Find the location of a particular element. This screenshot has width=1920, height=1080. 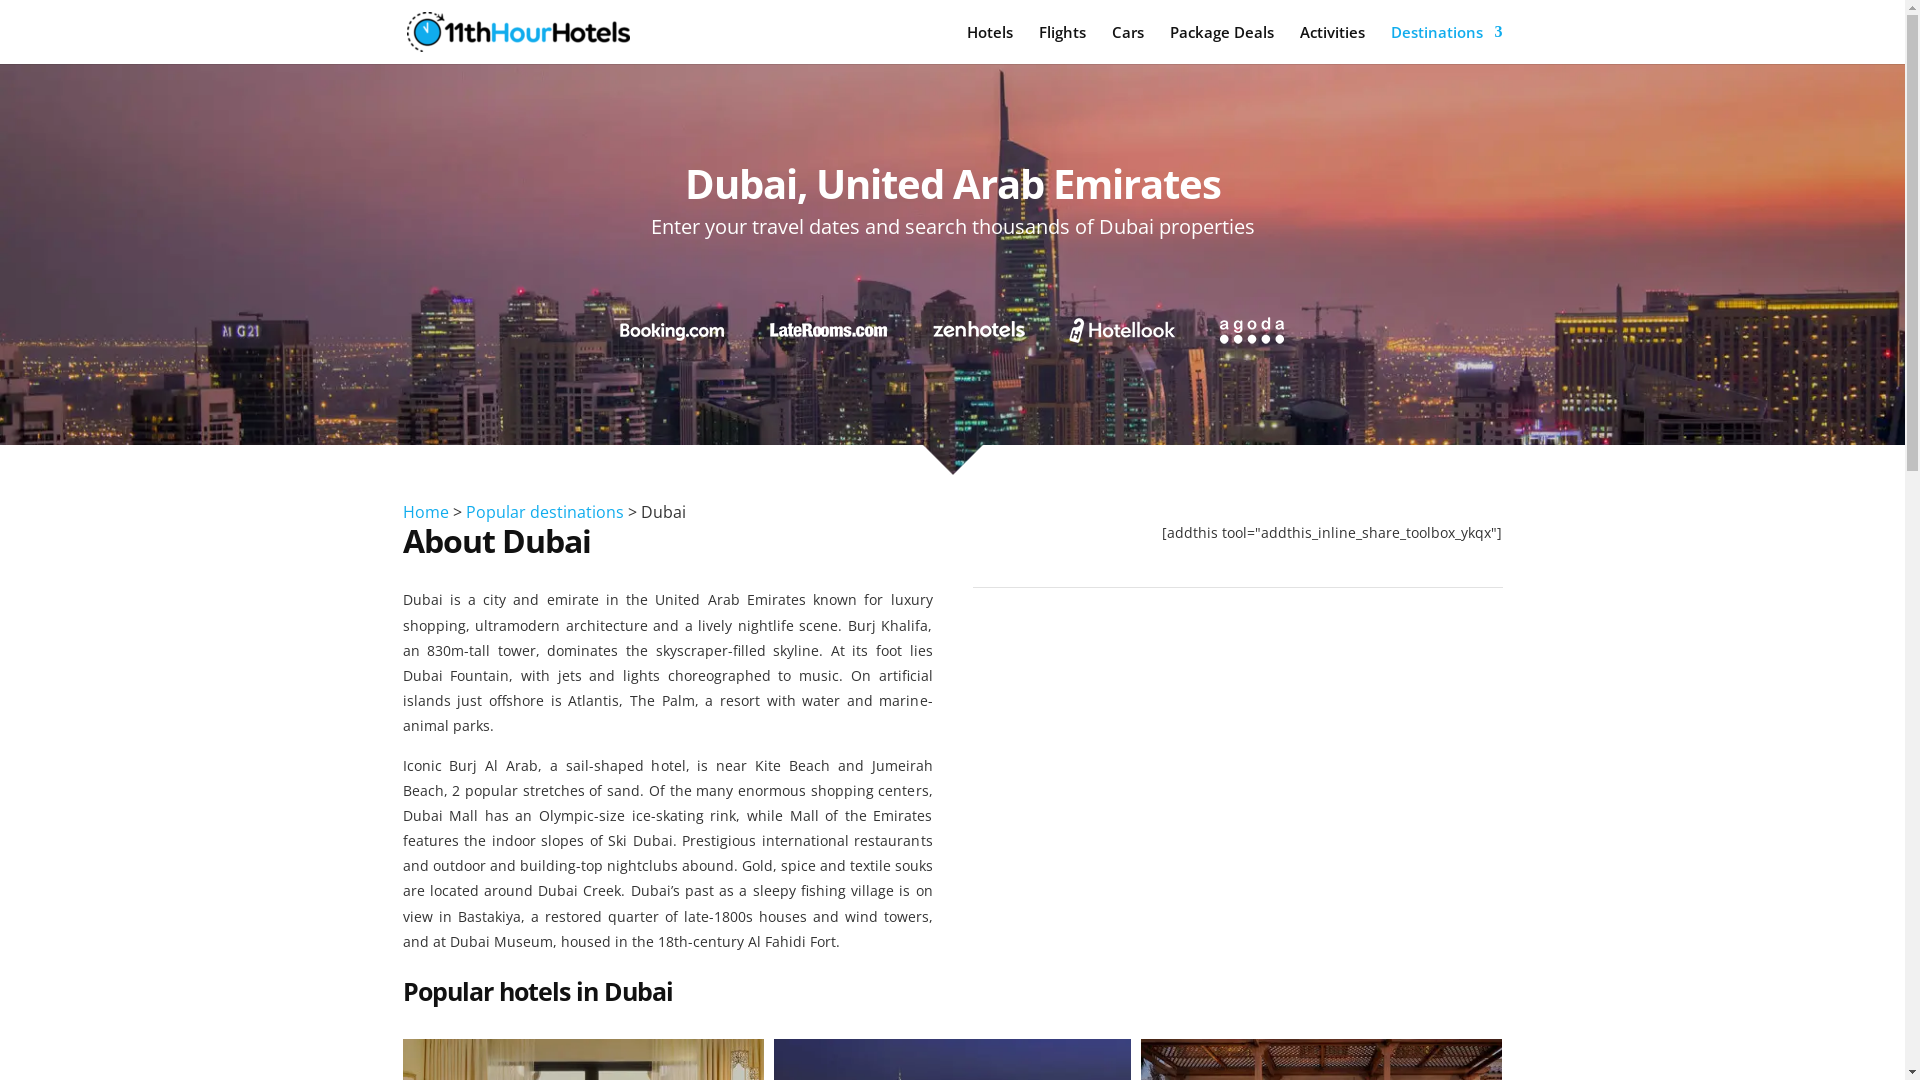

'Flights' is located at coordinates (1060, 44).